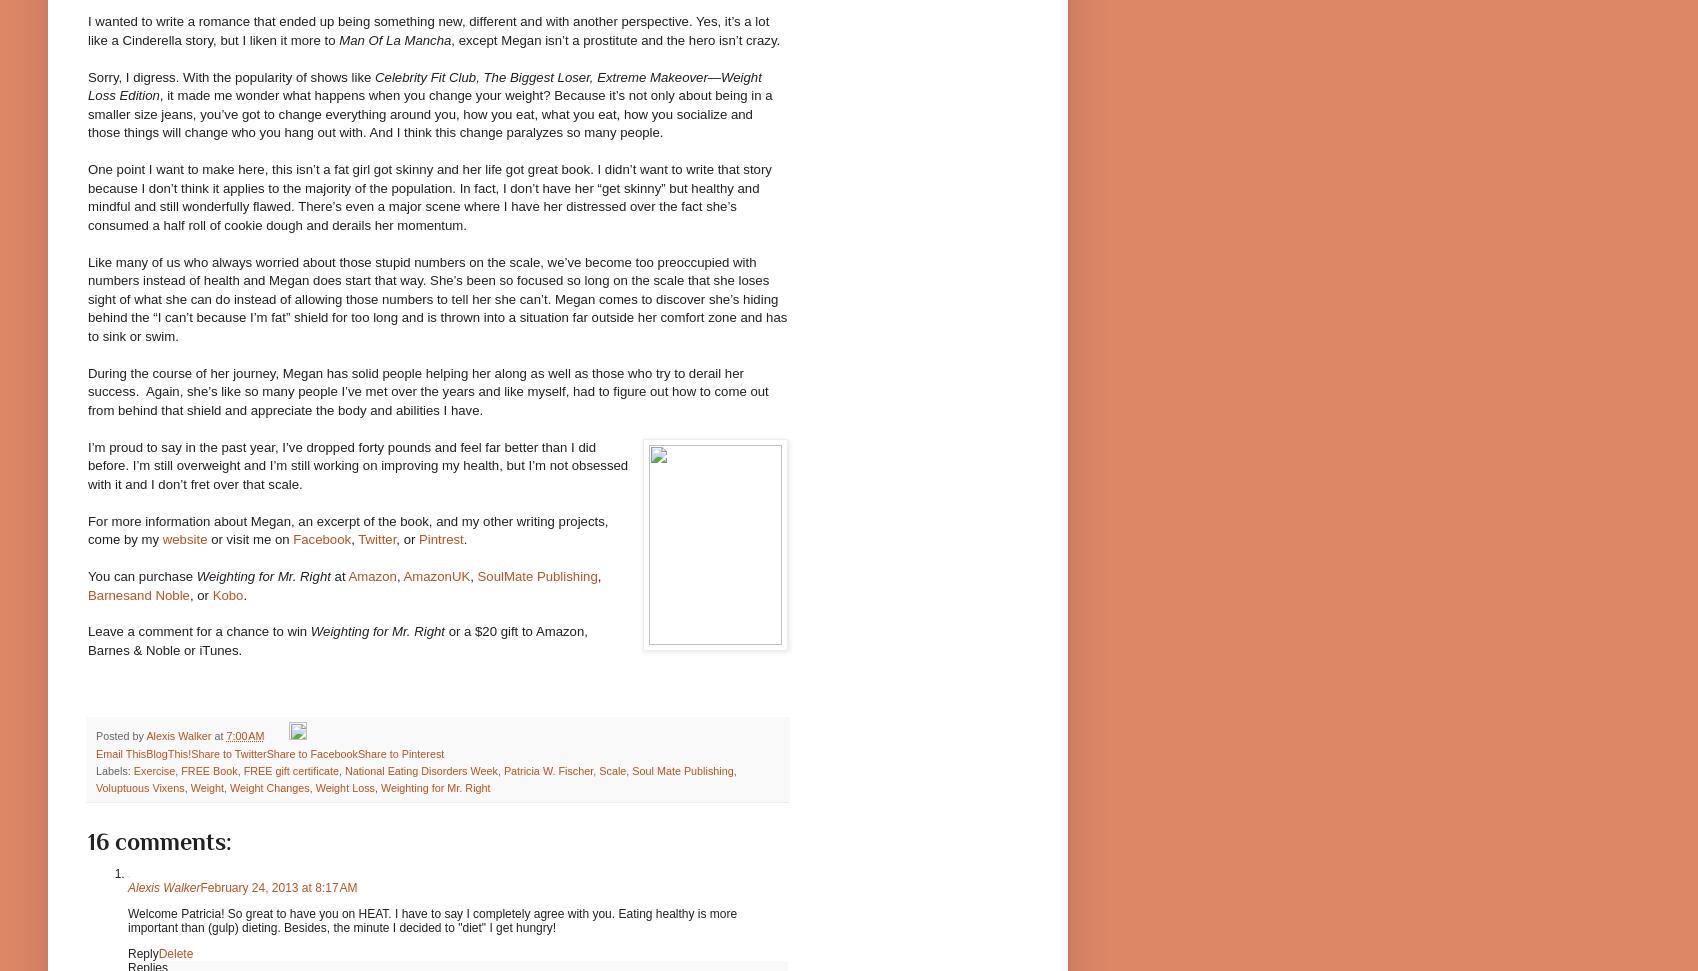  What do you see at coordinates (537, 576) in the screenshot?
I see `'SoulMate Publishing'` at bounding box center [537, 576].